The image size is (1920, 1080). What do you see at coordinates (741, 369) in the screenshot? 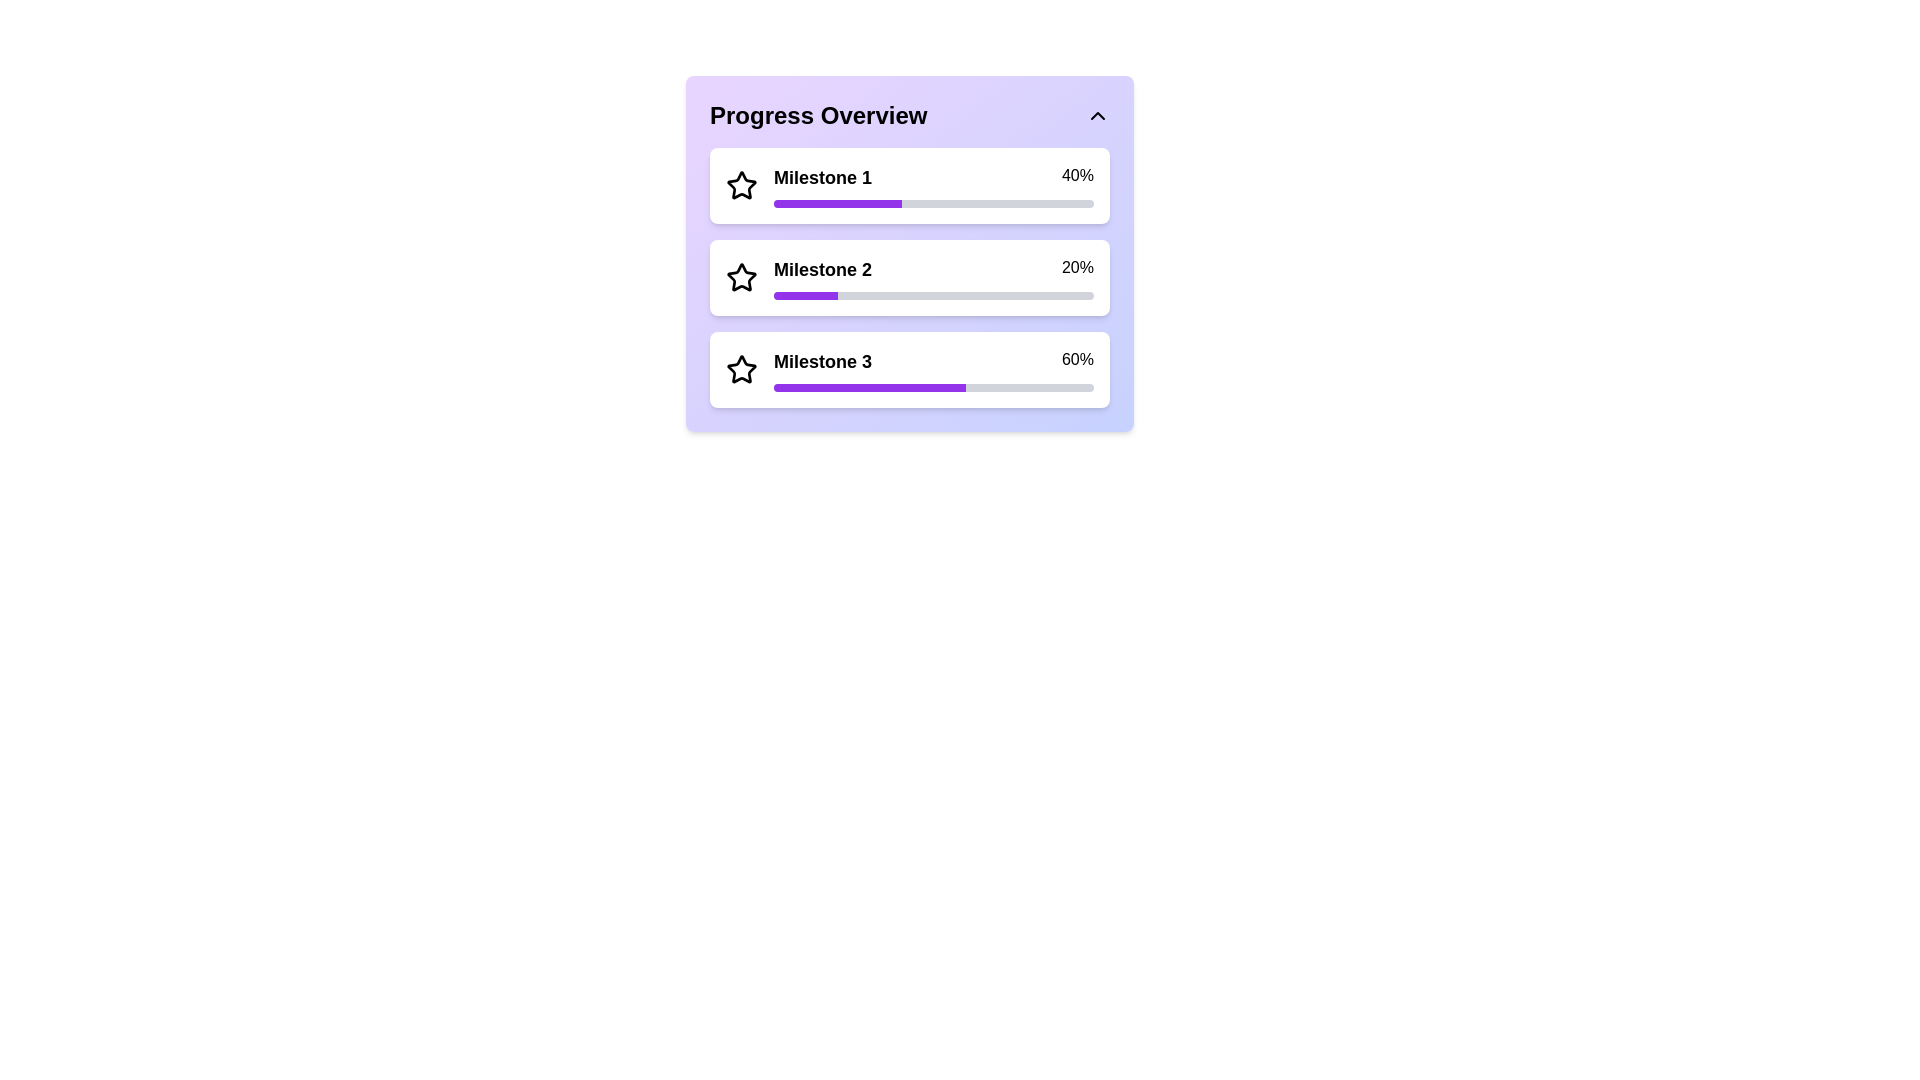
I see `the star-shaped icon associated with 'Milestone 3' in the progress tracking card` at bounding box center [741, 369].